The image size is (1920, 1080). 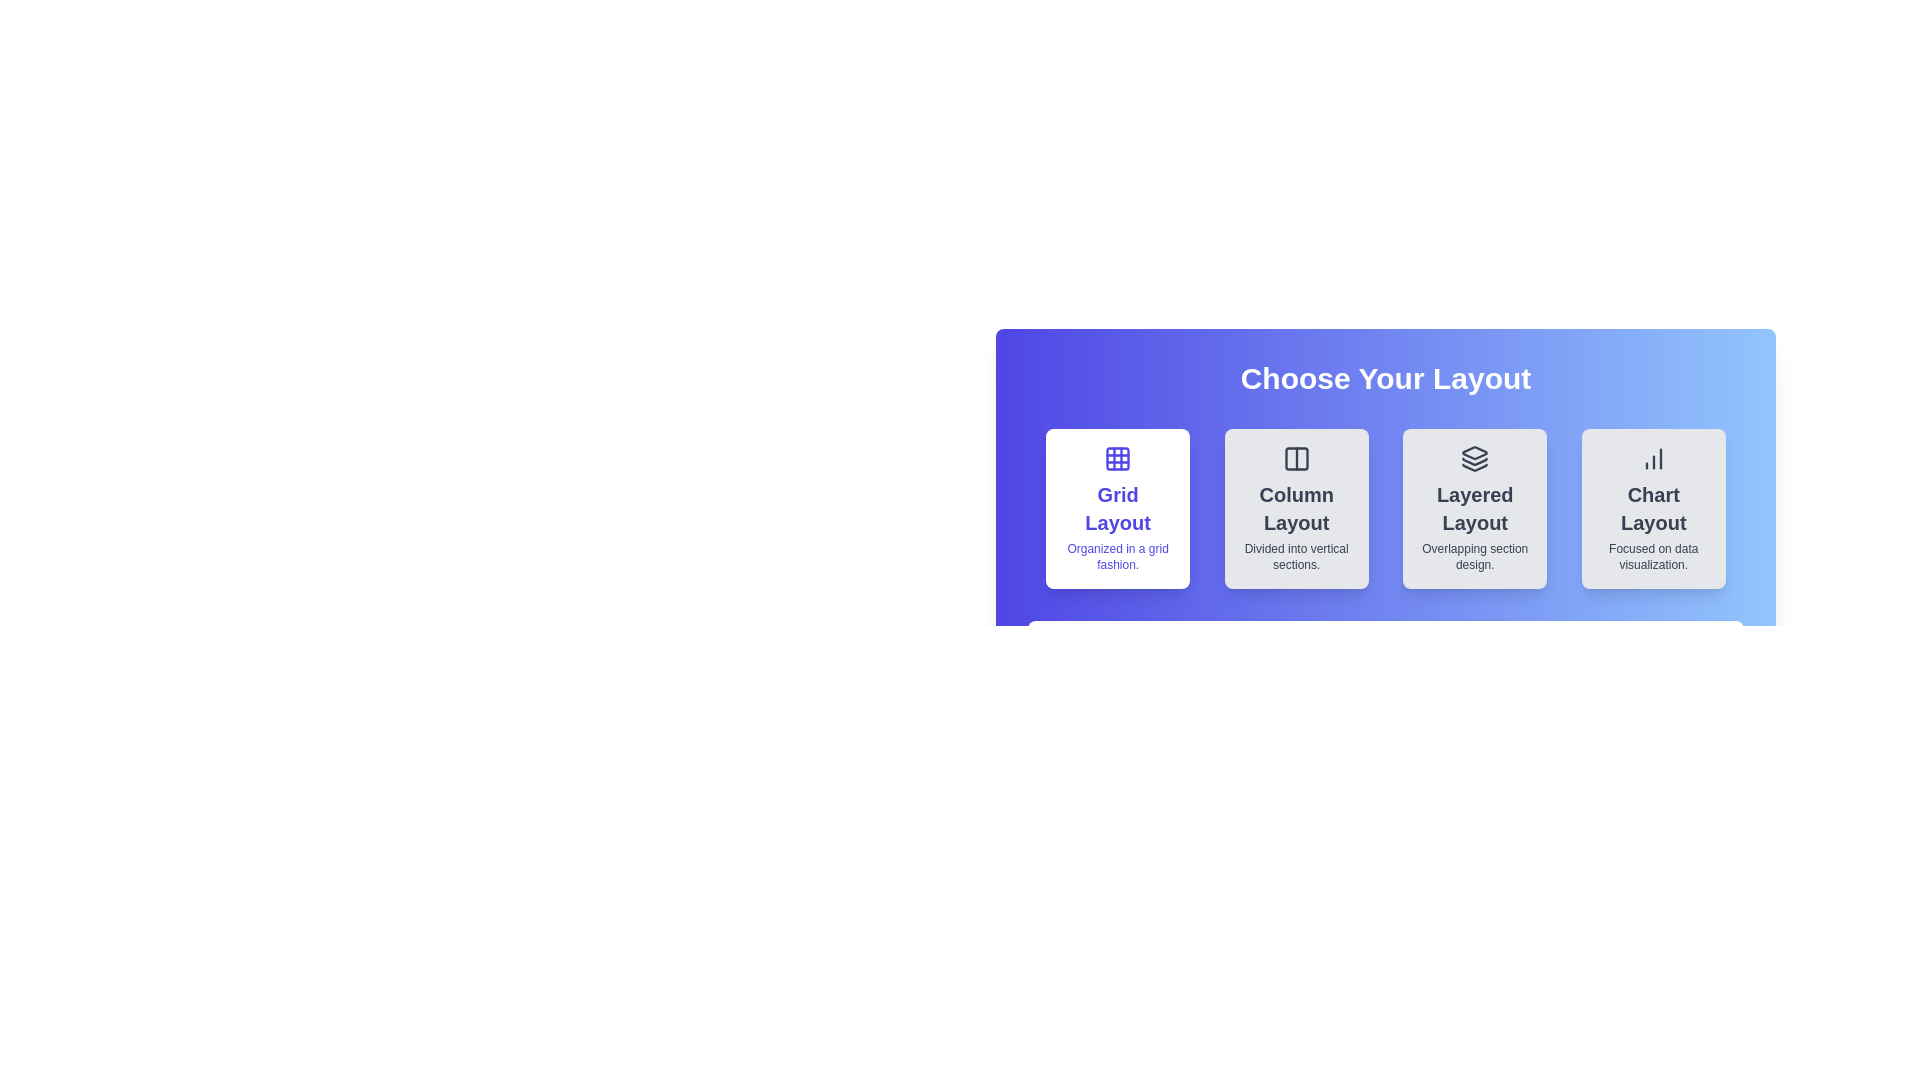 I want to click on the layout button corresponding to Chart Layout, so click(x=1652, y=508).